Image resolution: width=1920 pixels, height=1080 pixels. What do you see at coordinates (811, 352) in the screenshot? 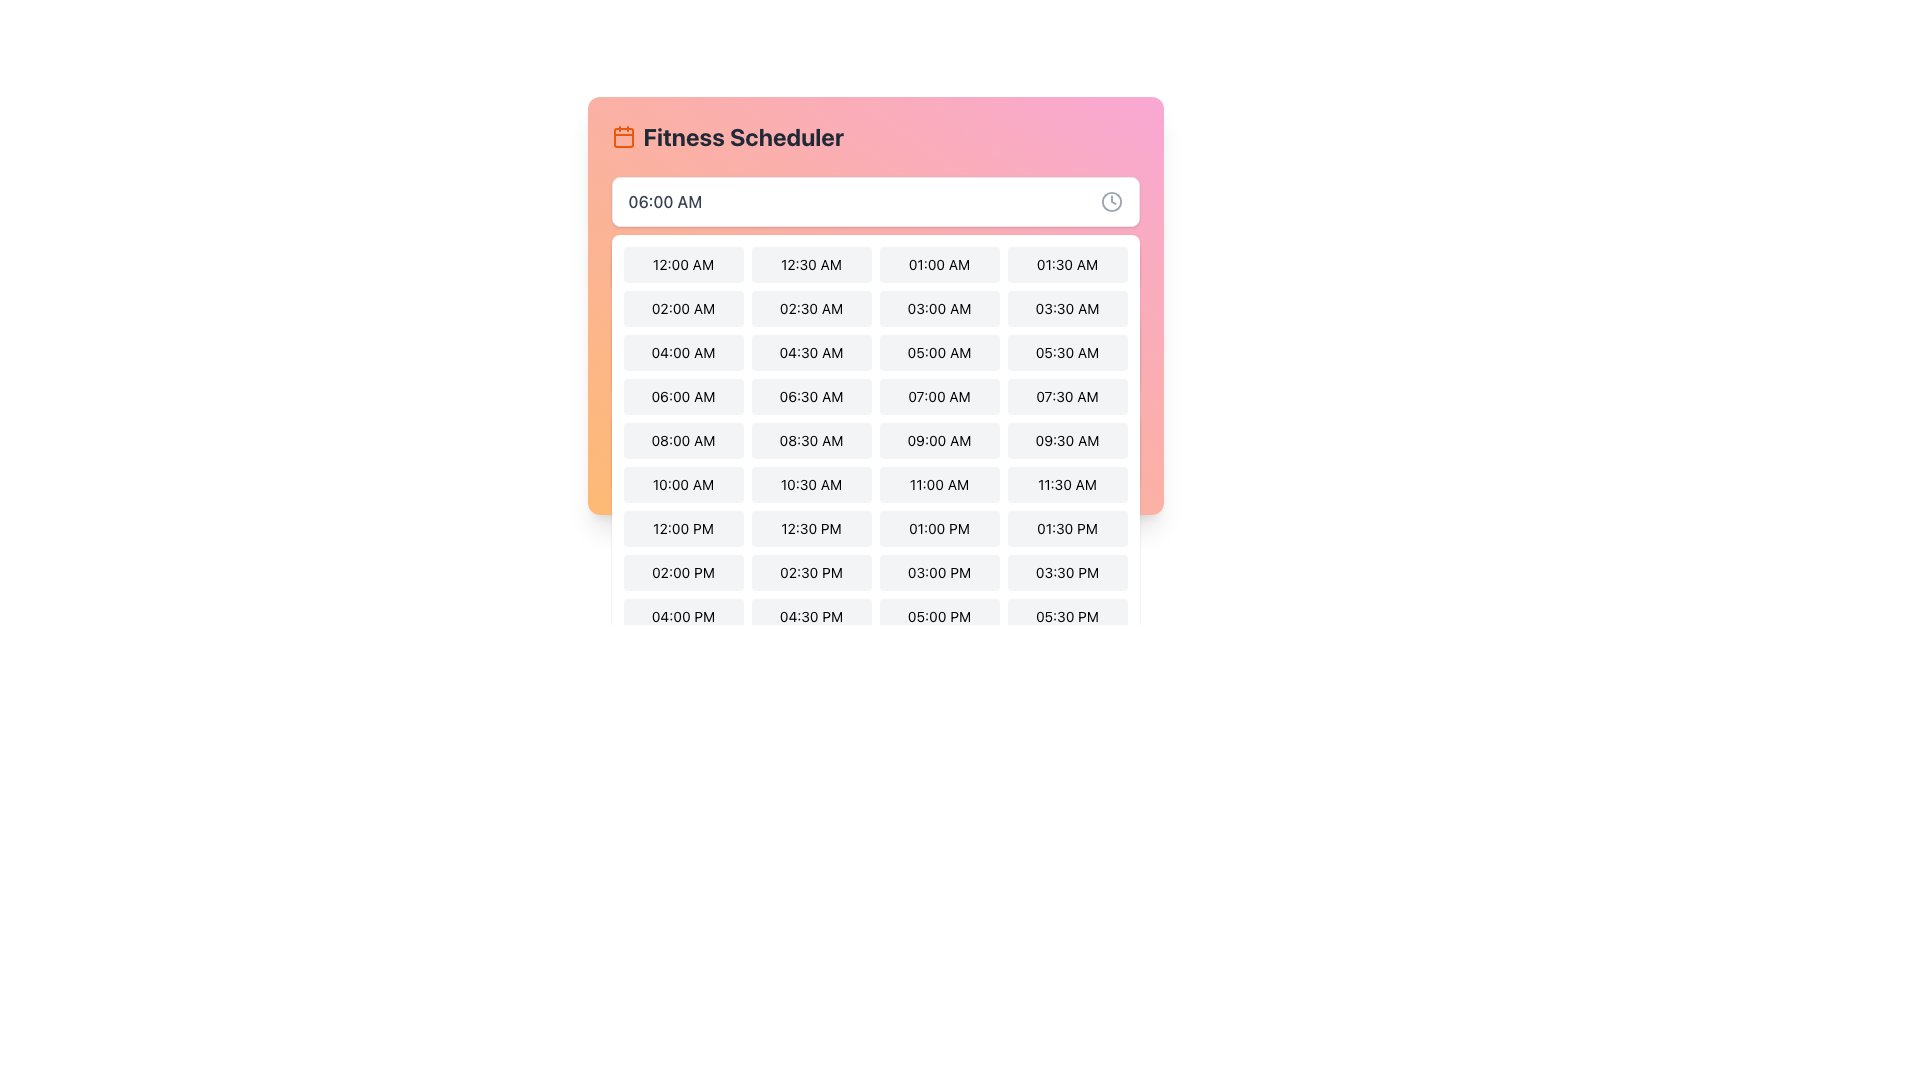
I see `the rectangular button labeled '04:30 AM' with a light gray background` at bounding box center [811, 352].